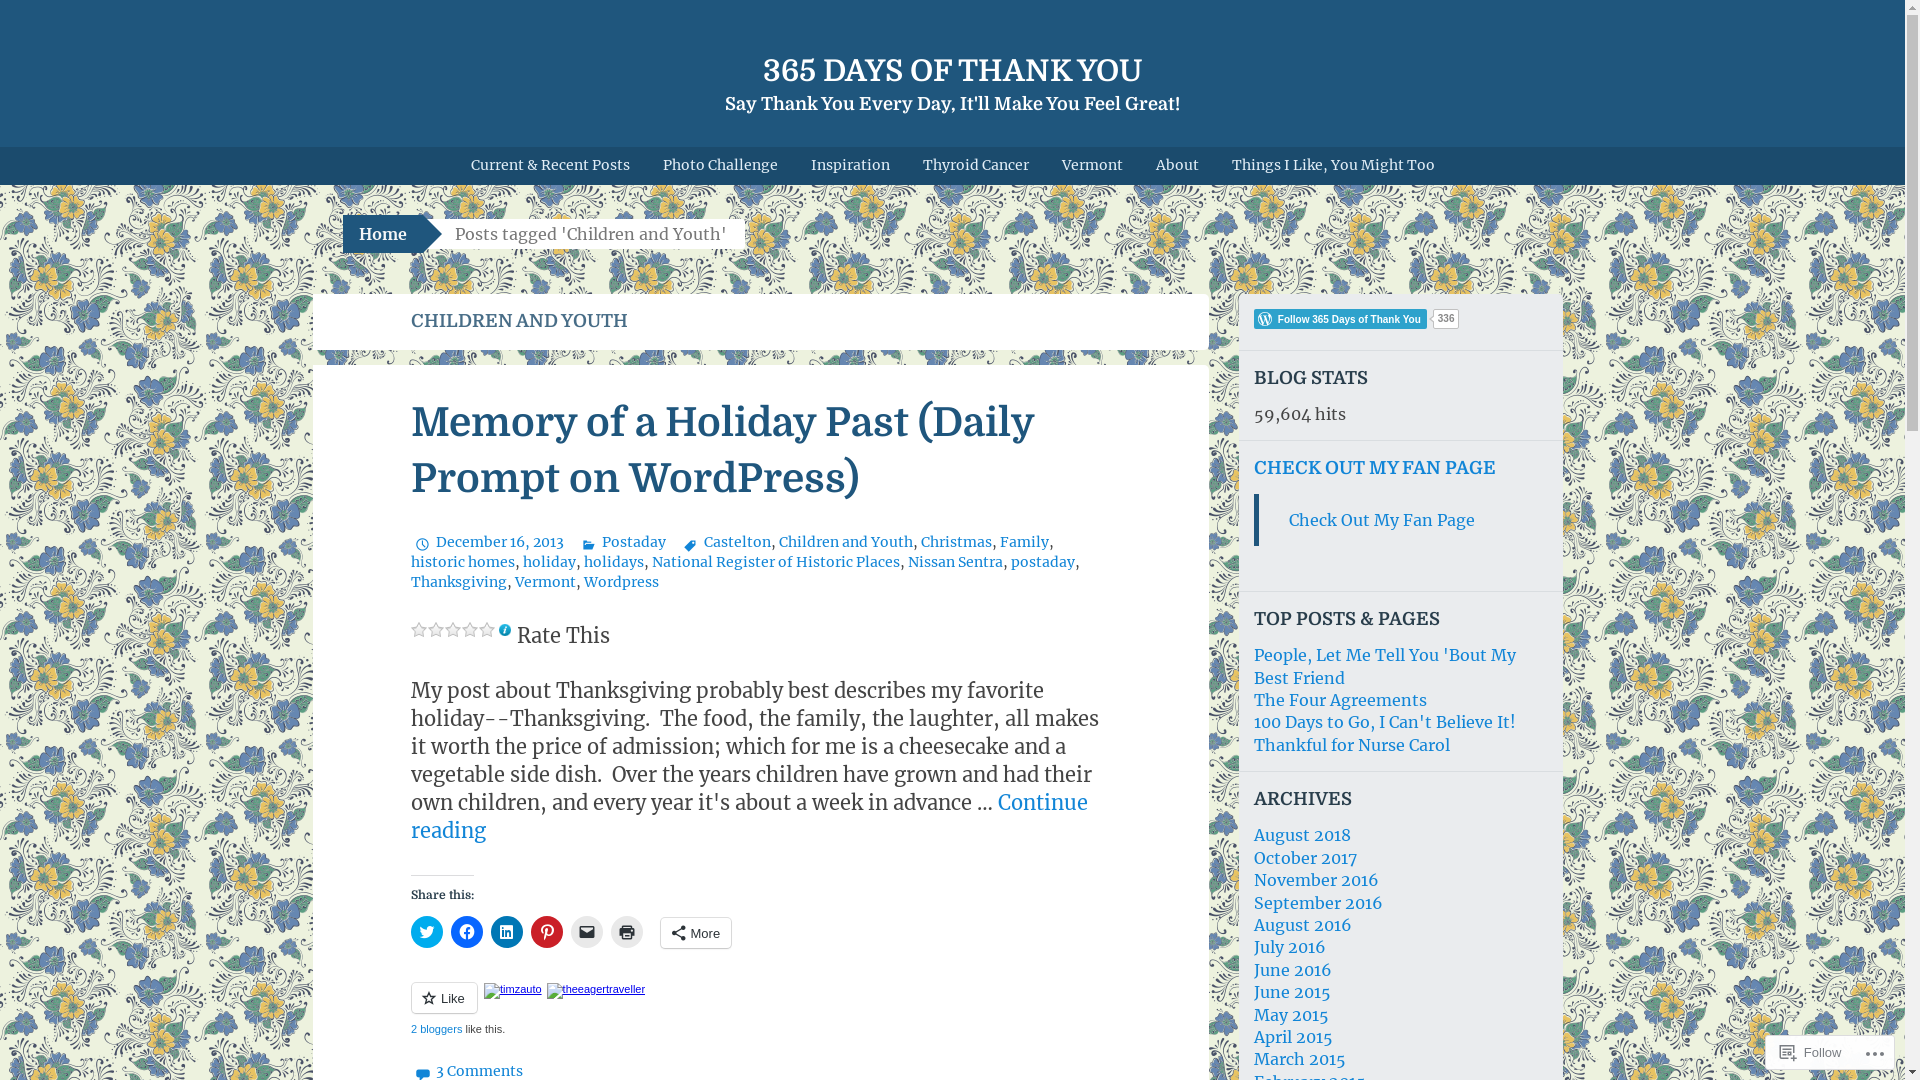  What do you see at coordinates (486, 542) in the screenshot?
I see `'December 16, 2013'` at bounding box center [486, 542].